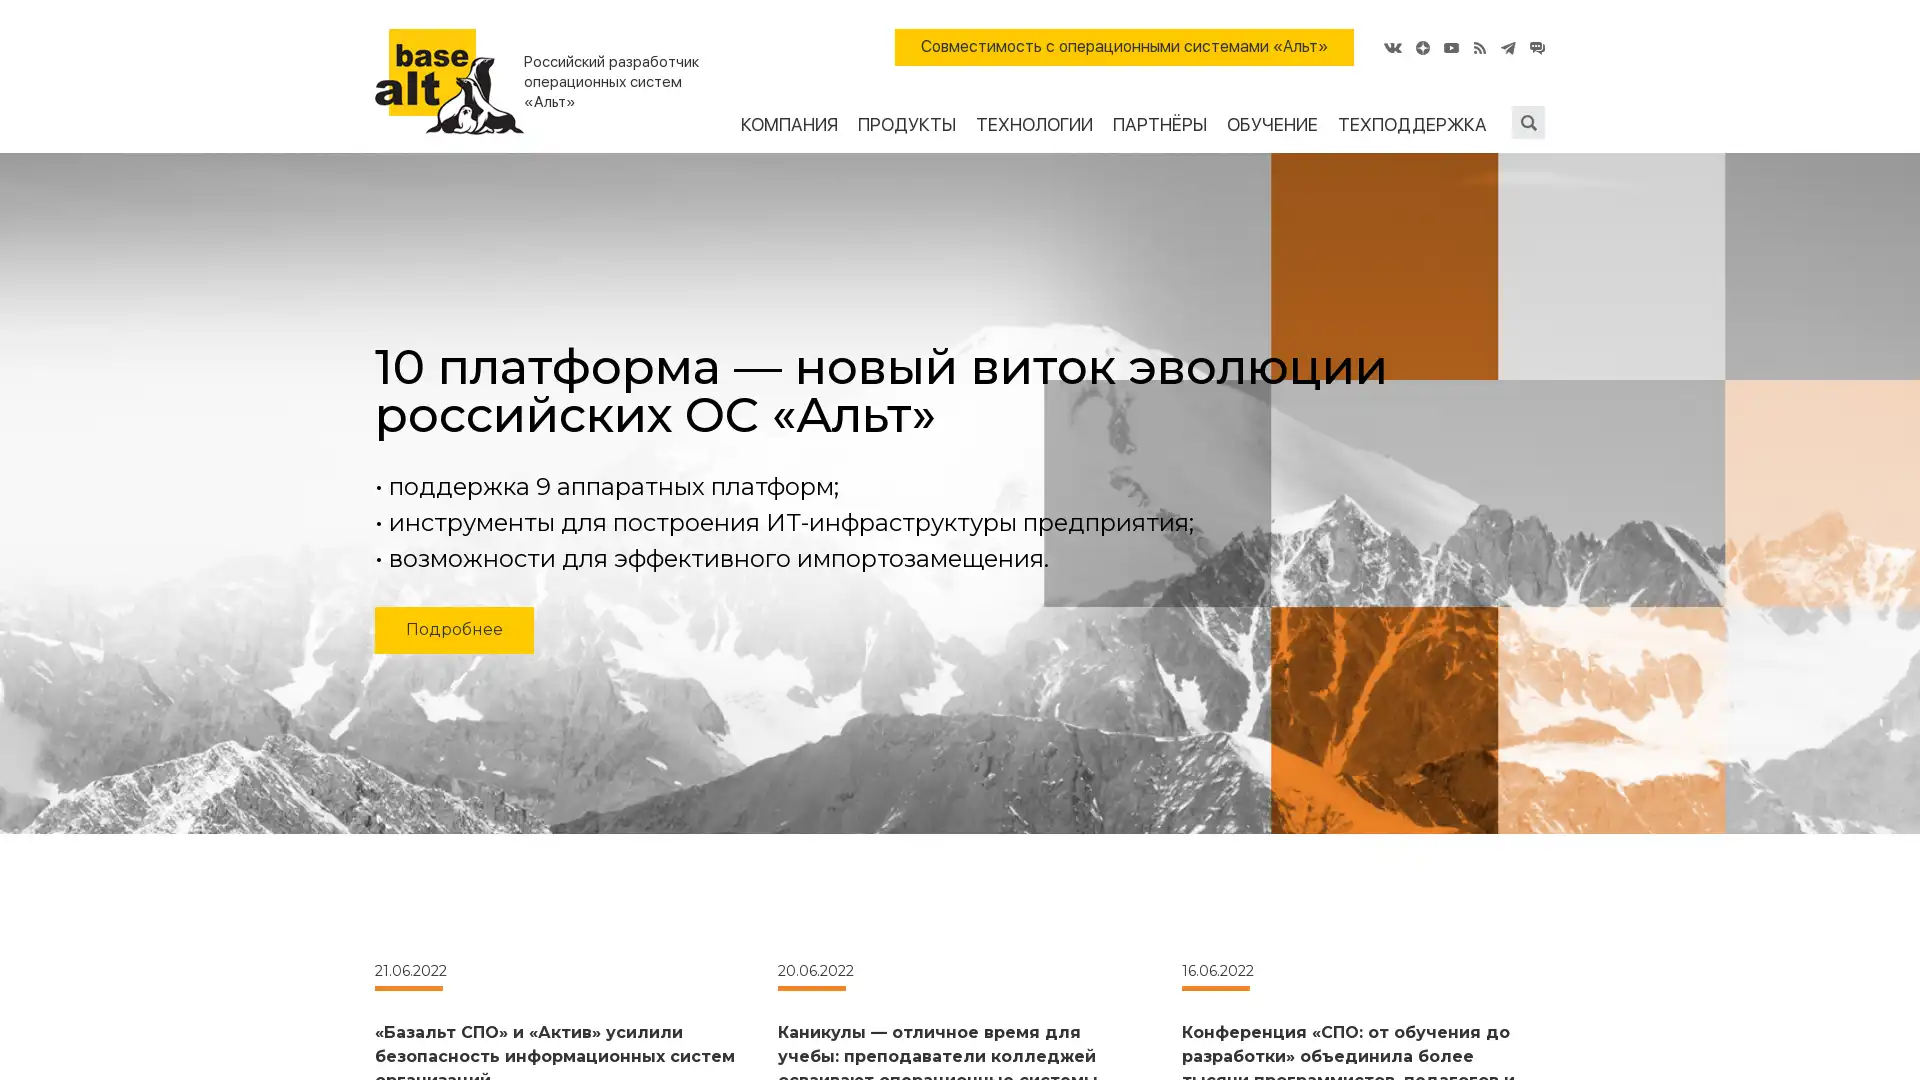 Image resolution: width=1920 pixels, height=1080 pixels. Describe the element at coordinates (1527, 122) in the screenshot. I see `Submit` at that location.